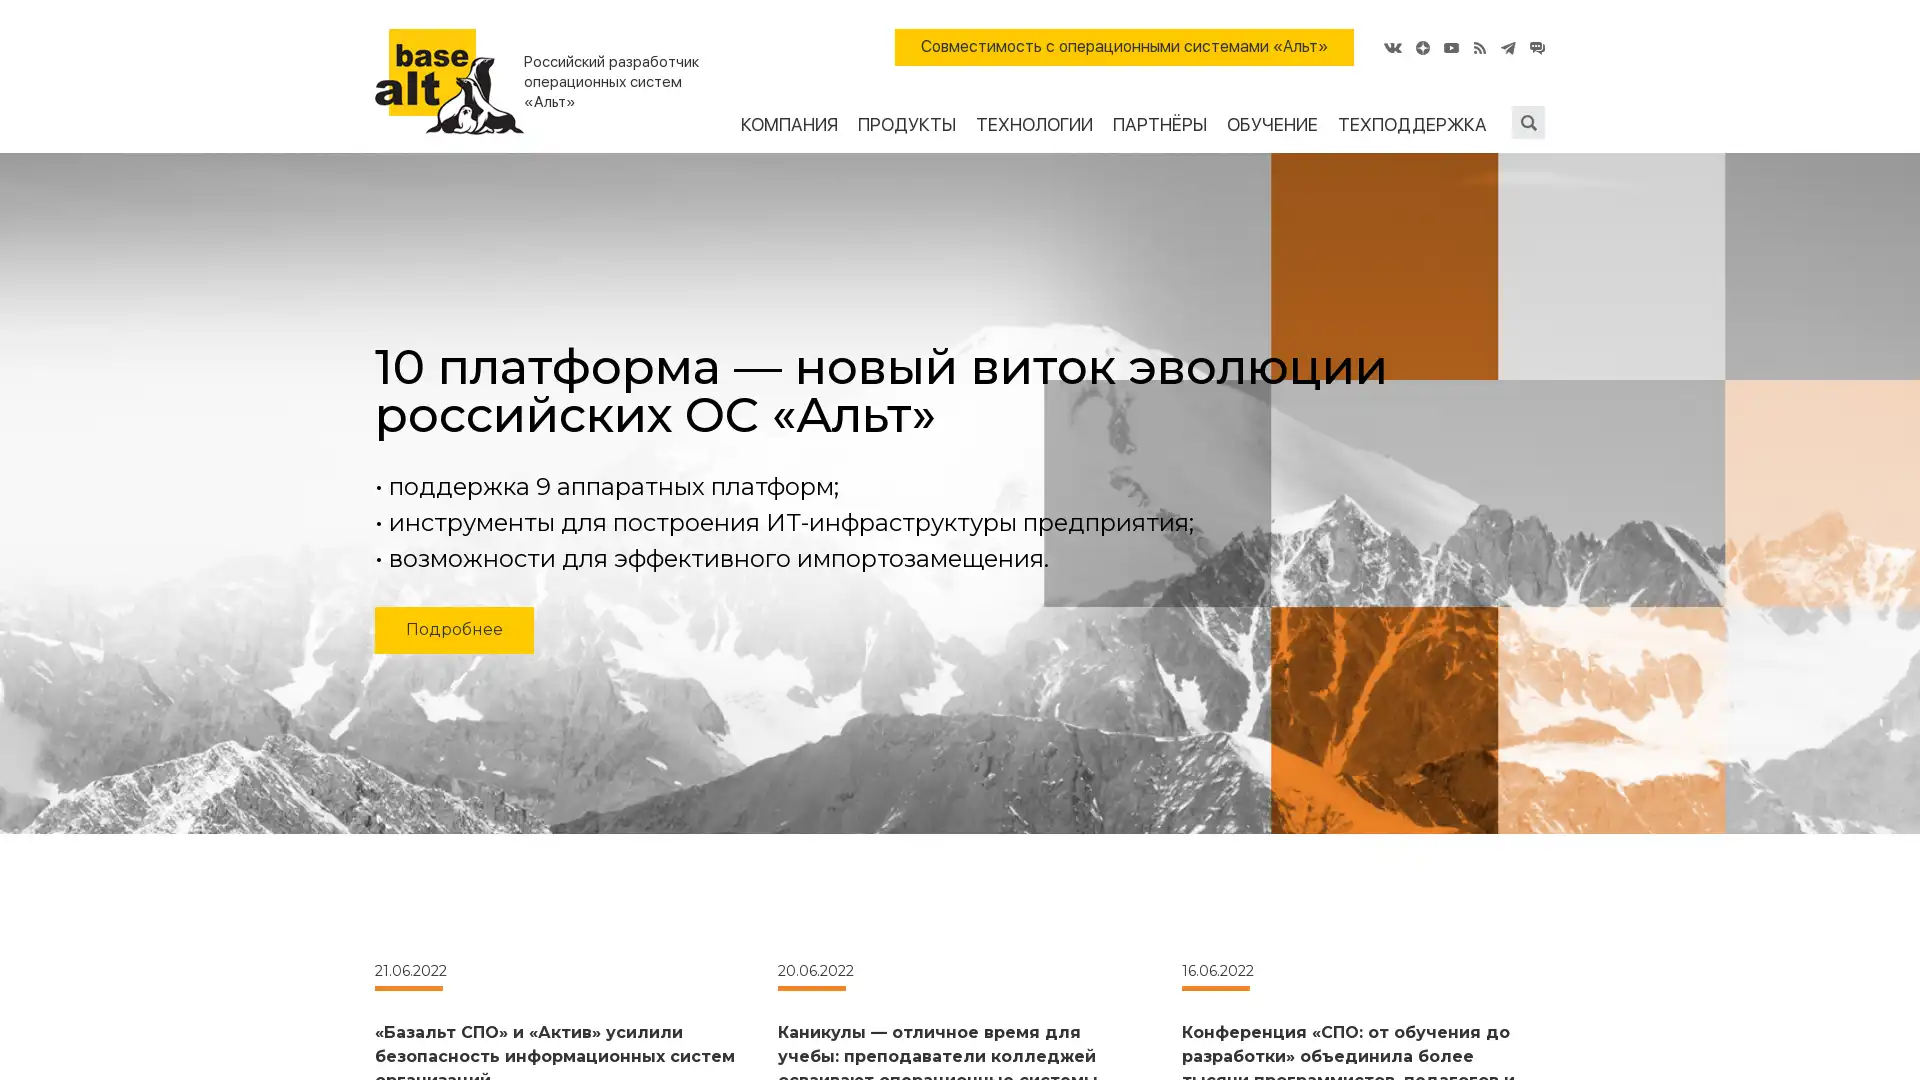 Image resolution: width=1920 pixels, height=1080 pixels. Describe the element at coordinates (1527, 122) in the screenshot. I see `Submit` at that location.